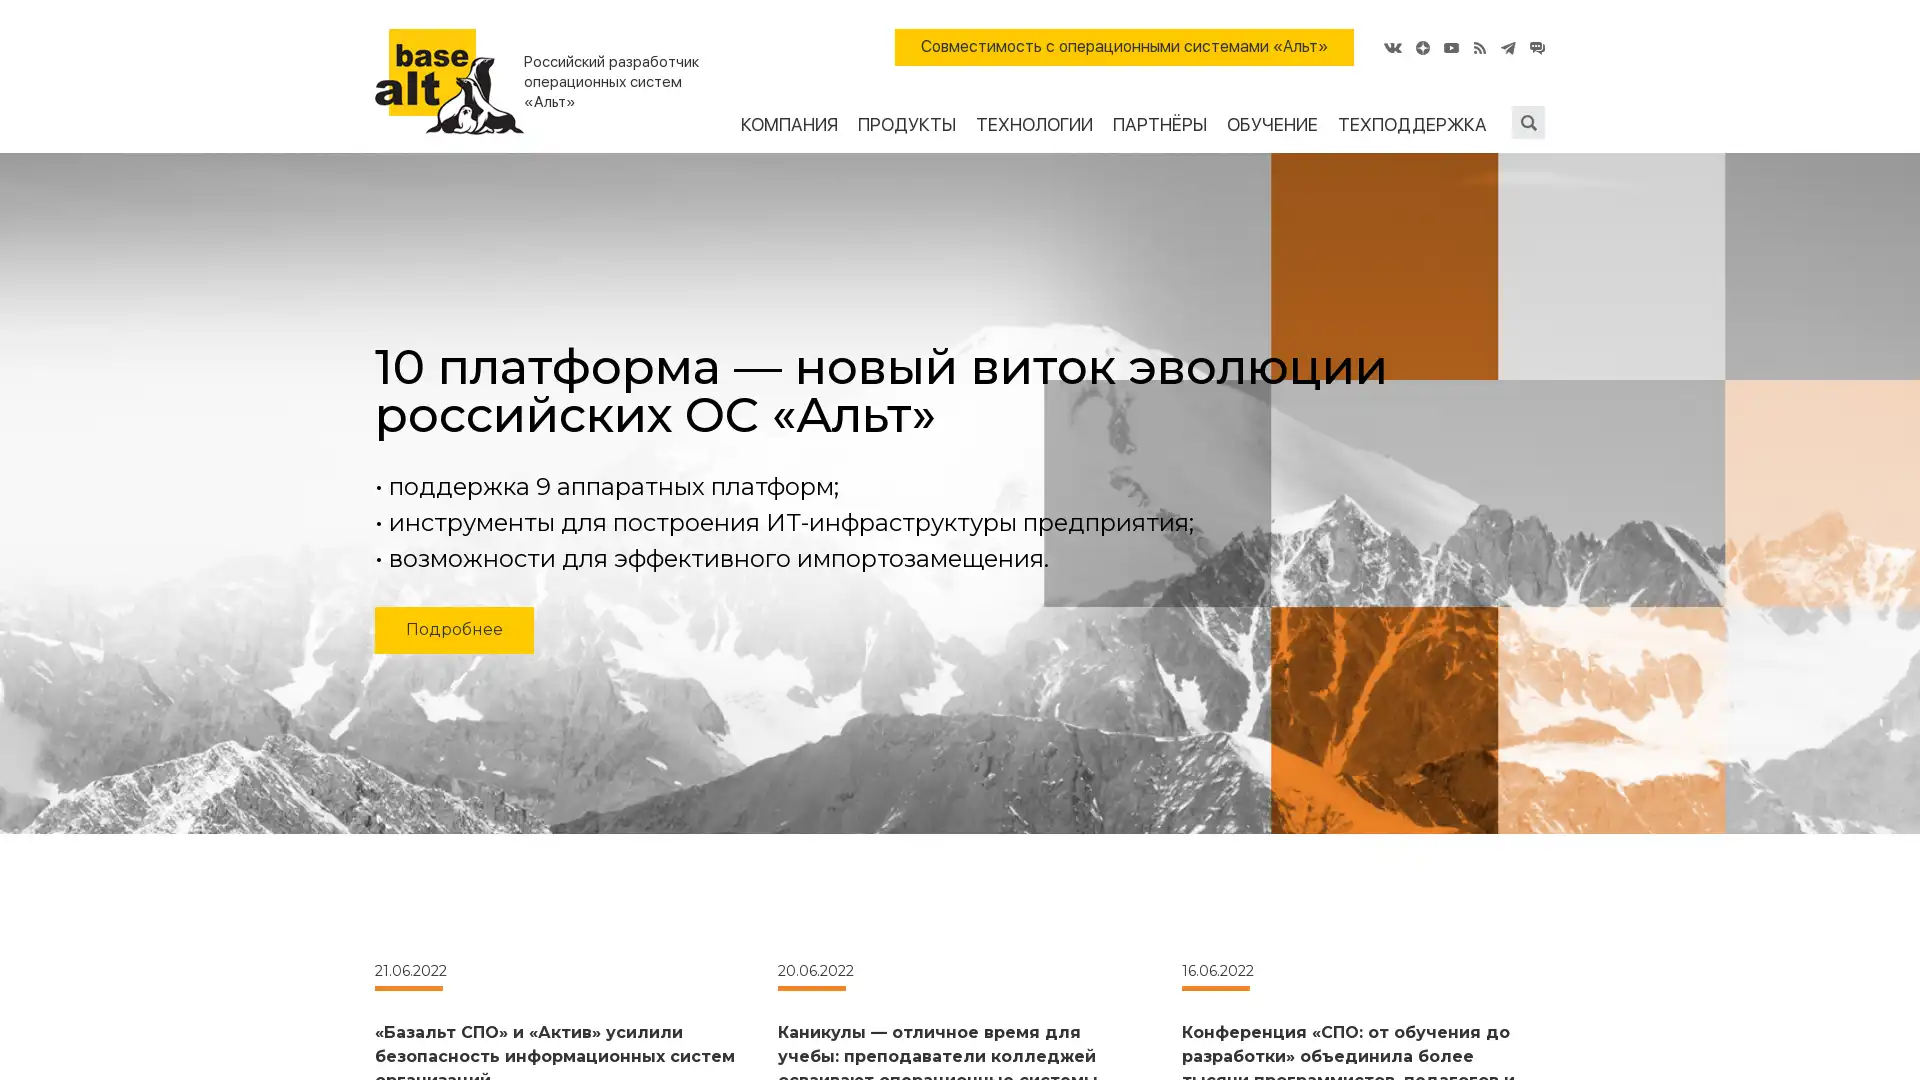 Image resolution: width=1920 pixels, height=1080 pixels. Describe the element at coordinates (1527, 122) in the screenshot. I see `Submit` at that location.